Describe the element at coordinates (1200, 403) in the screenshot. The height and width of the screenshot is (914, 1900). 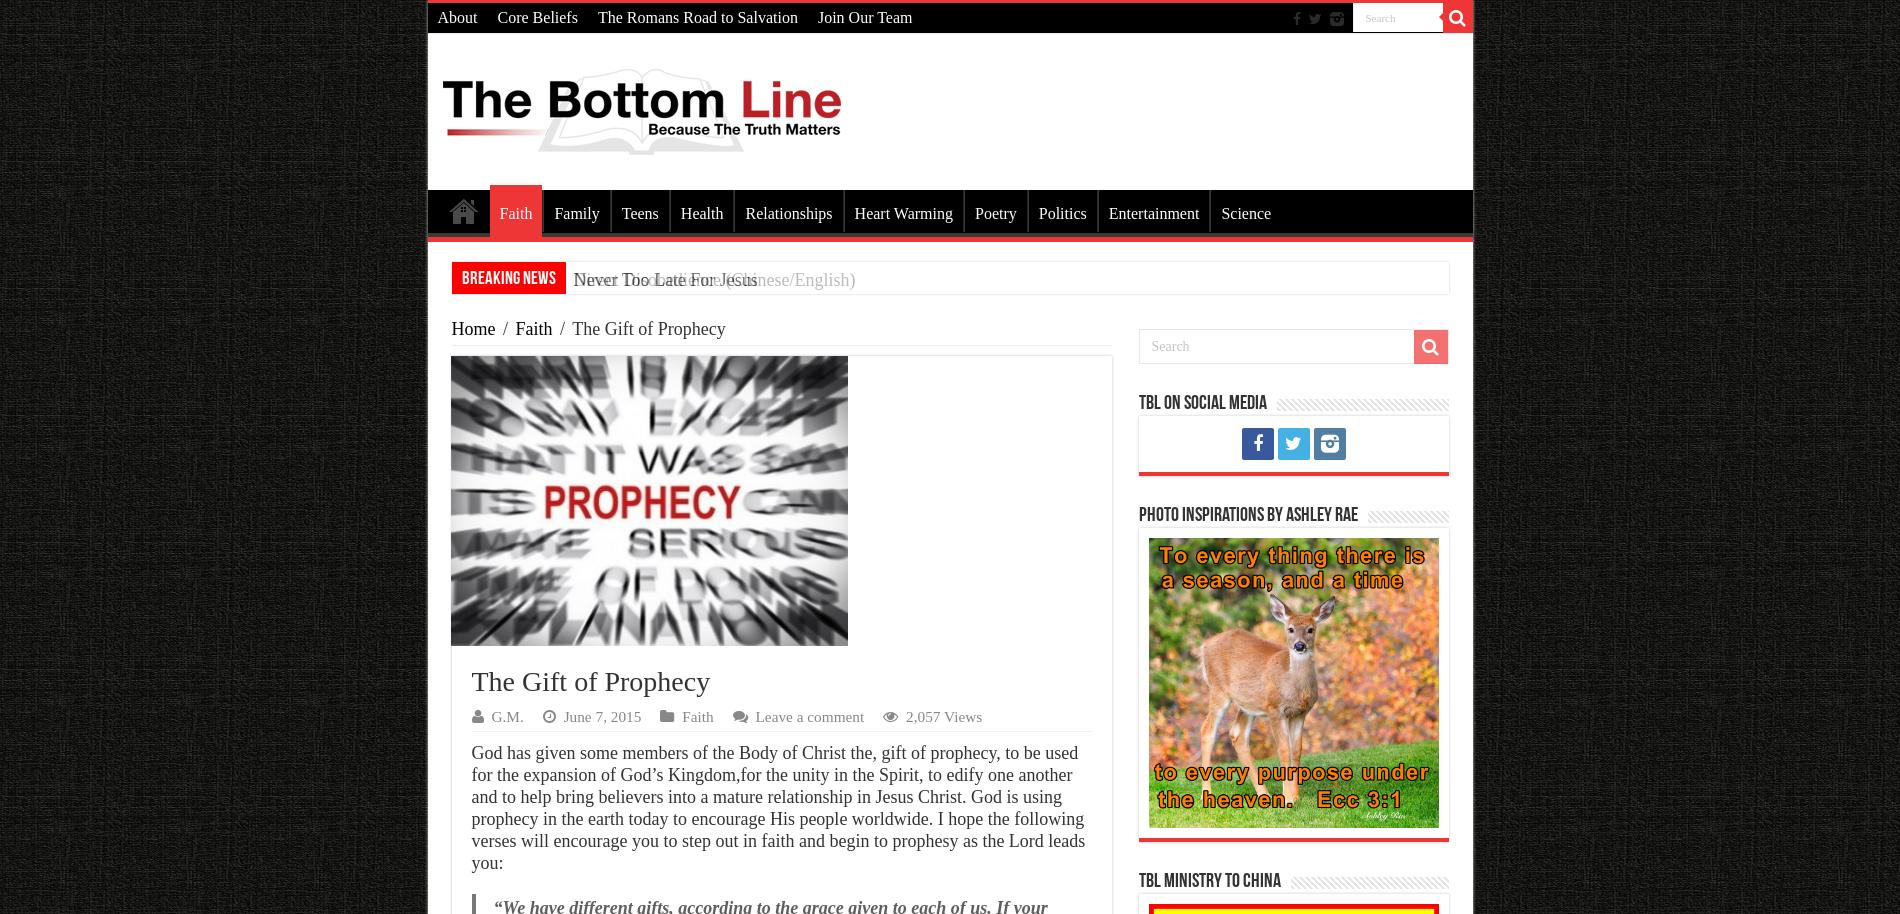
I see `'TBL on Social Media'` at that location.